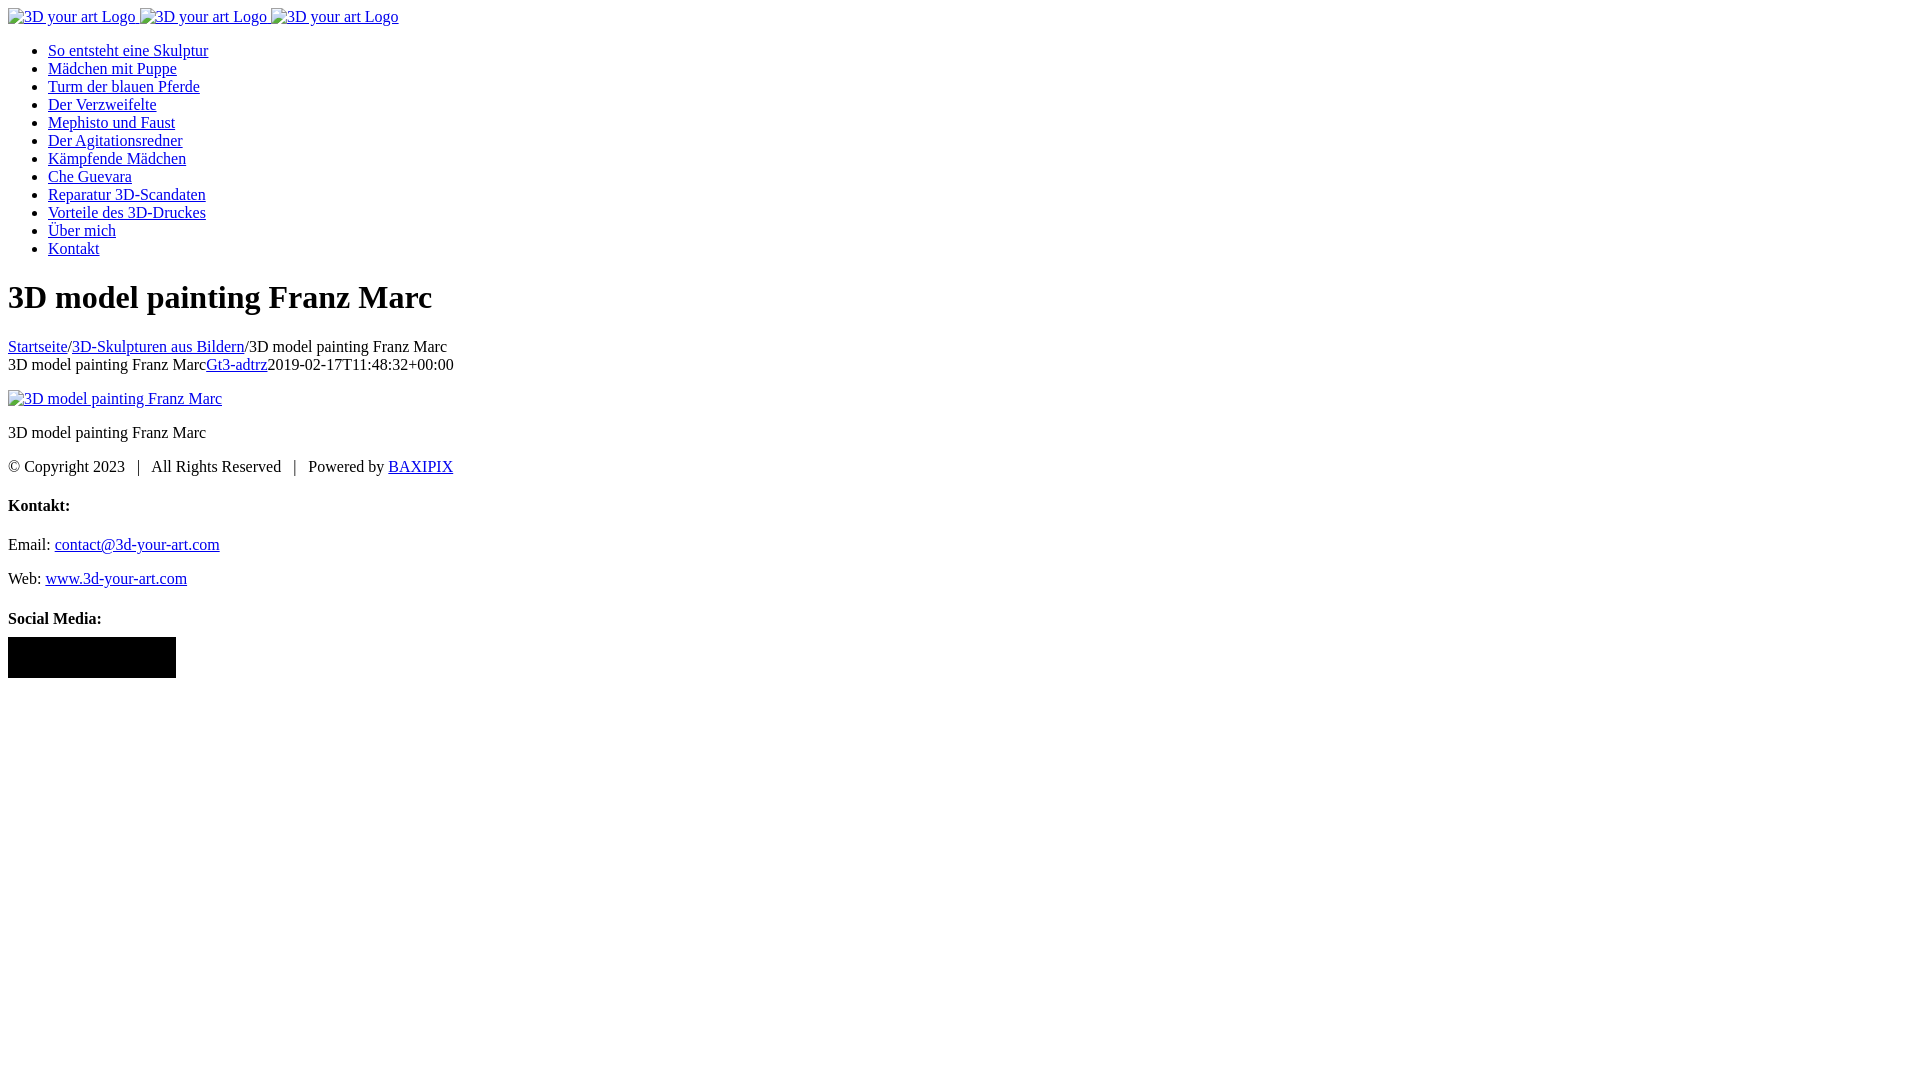 The image size is (1920, 1080). What do you see at coordinates (80, 657) in the screenshot?
I see `'Twitter'` at bounding box center [80, 657].